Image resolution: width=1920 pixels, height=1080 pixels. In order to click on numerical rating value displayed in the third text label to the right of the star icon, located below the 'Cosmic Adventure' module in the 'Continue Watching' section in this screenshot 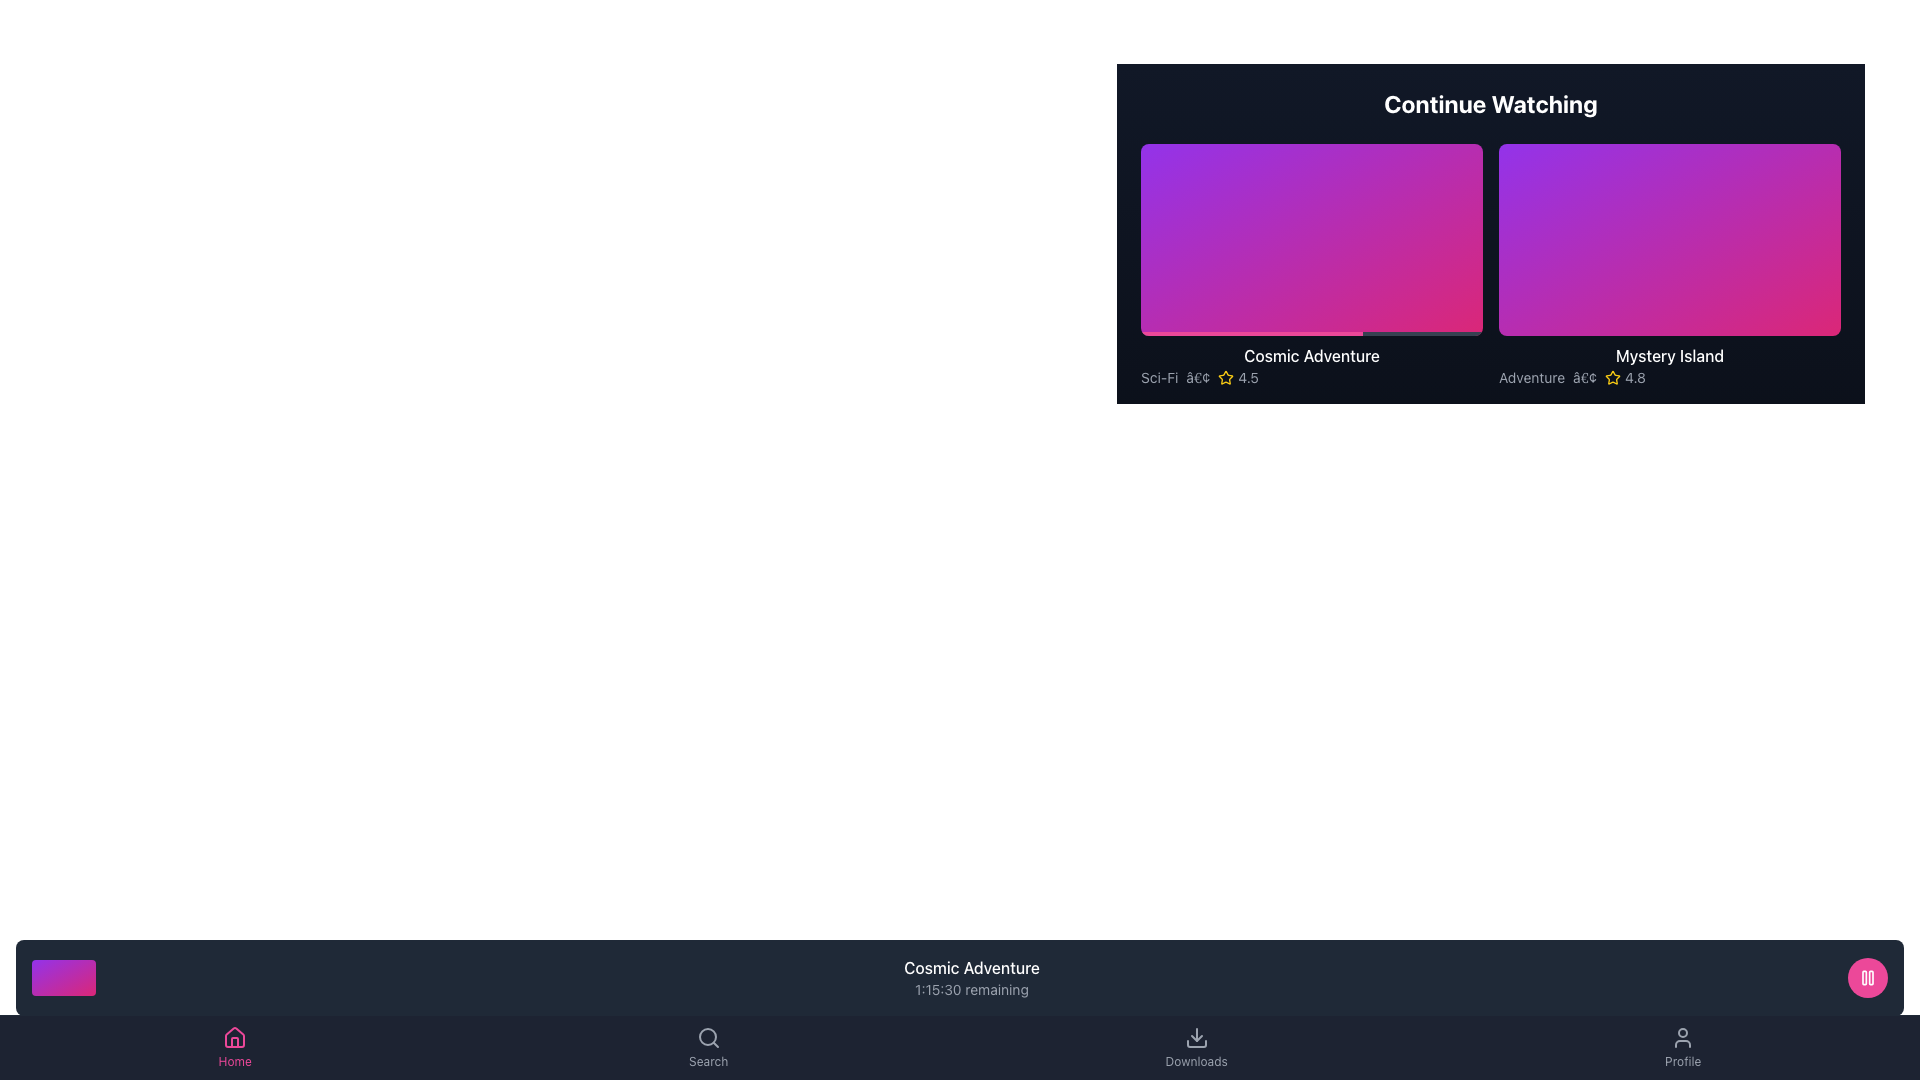, I will do `click(1247, 378)`.